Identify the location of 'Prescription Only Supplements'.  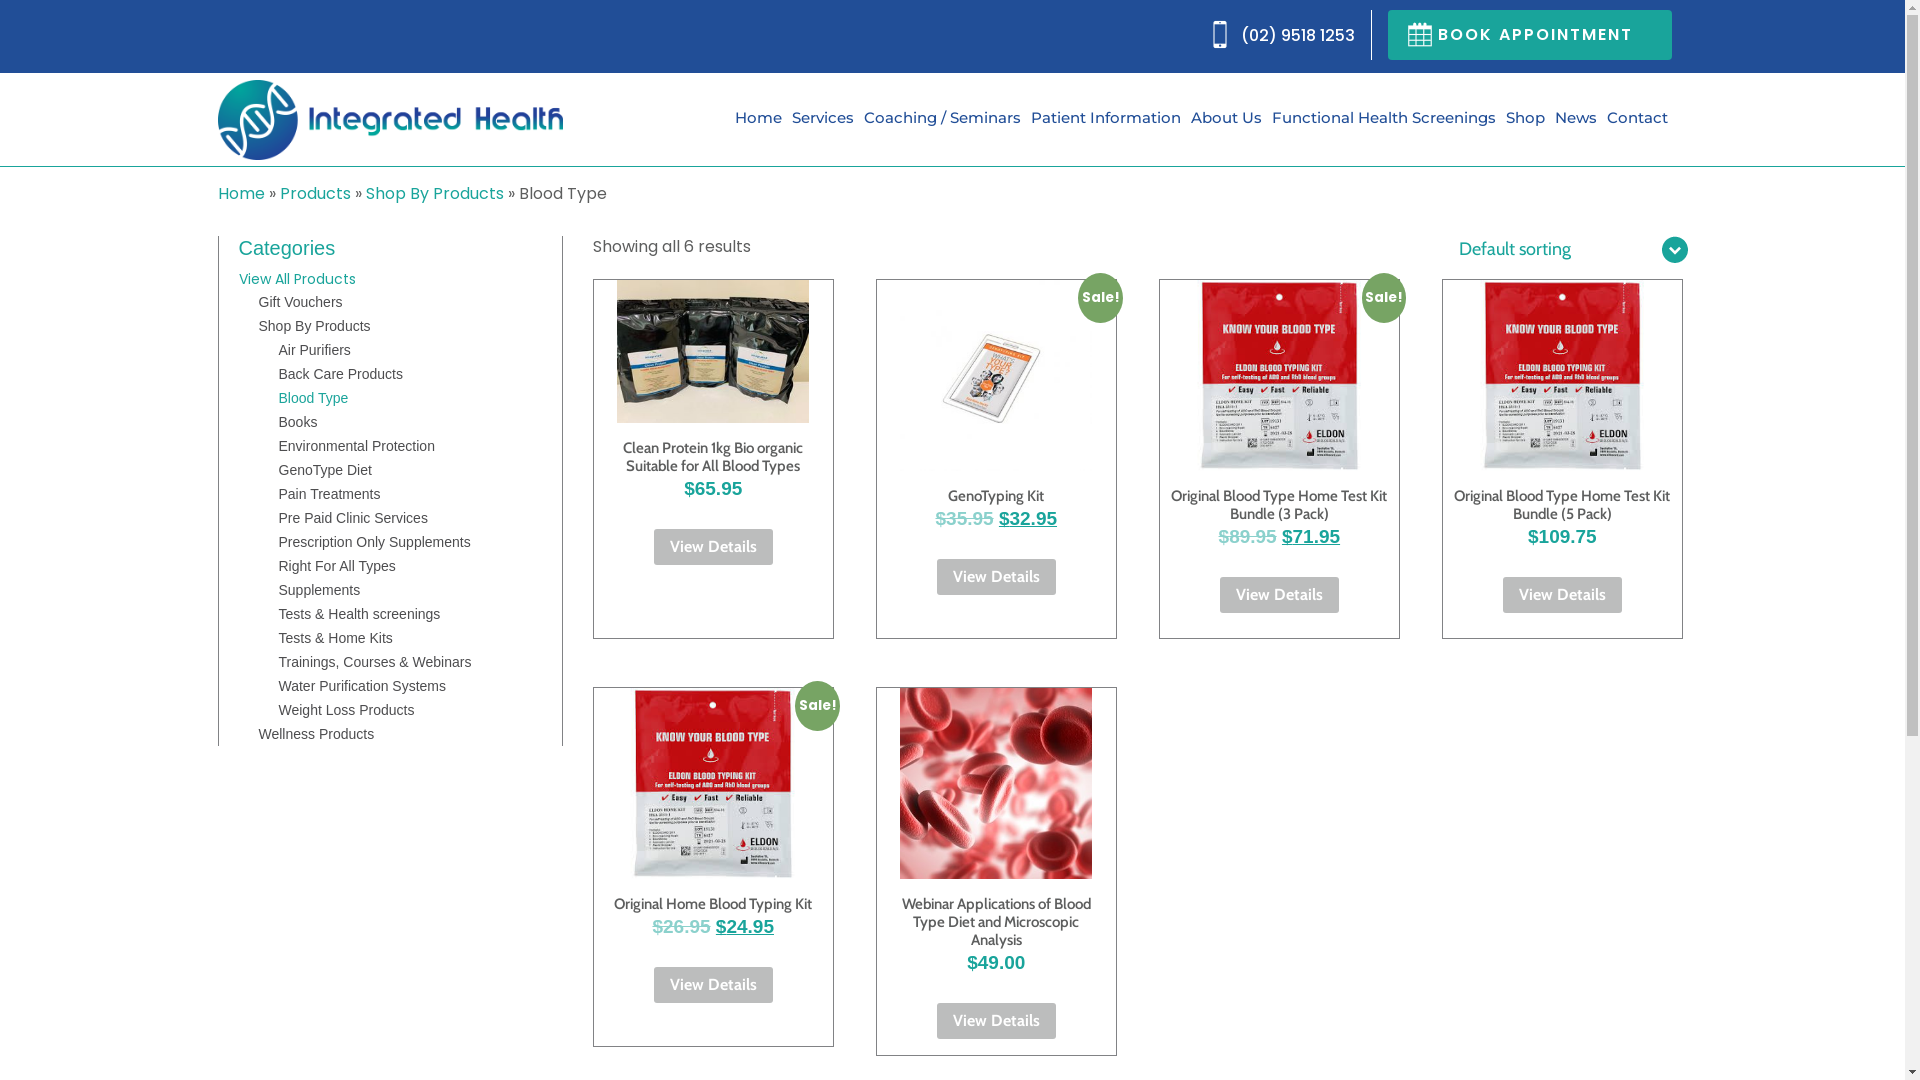
(374, 542).